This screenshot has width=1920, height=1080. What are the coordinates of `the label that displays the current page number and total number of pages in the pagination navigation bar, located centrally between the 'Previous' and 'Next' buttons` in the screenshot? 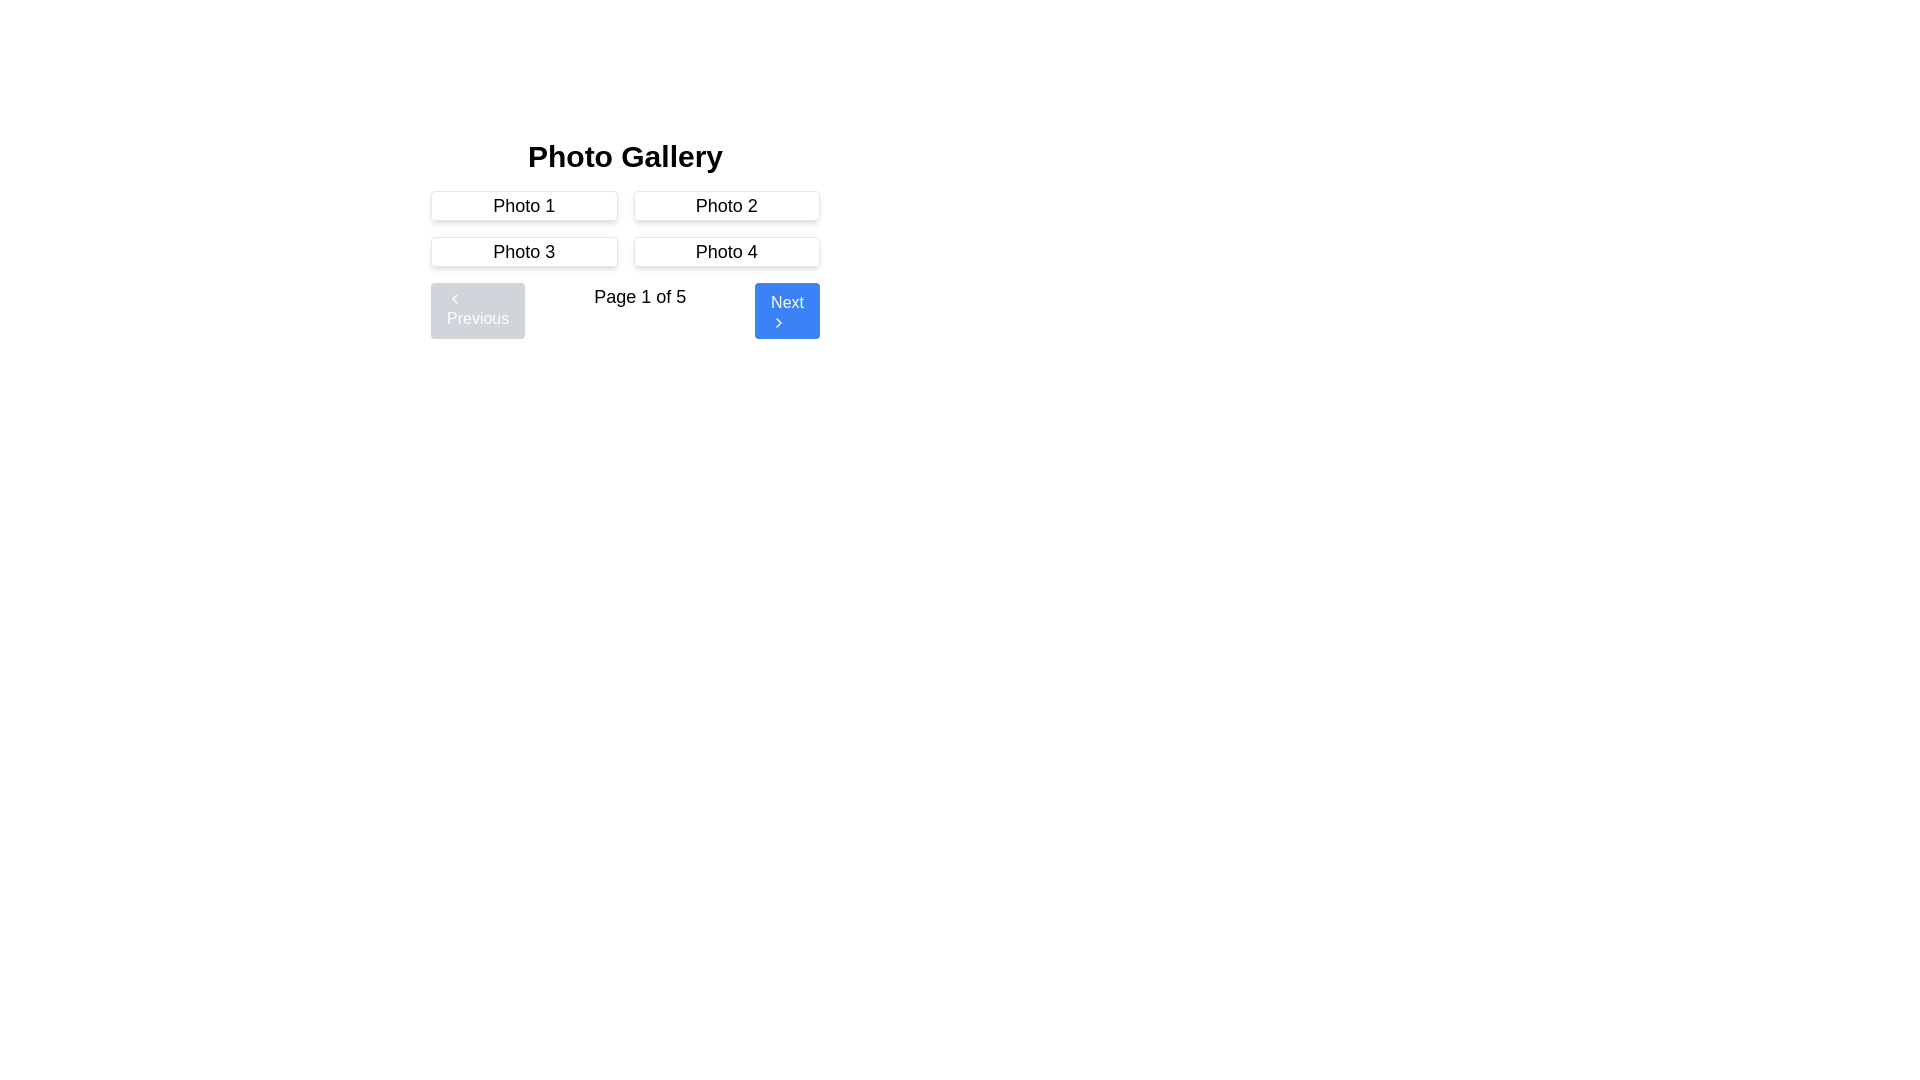 It's located at (640, 311).